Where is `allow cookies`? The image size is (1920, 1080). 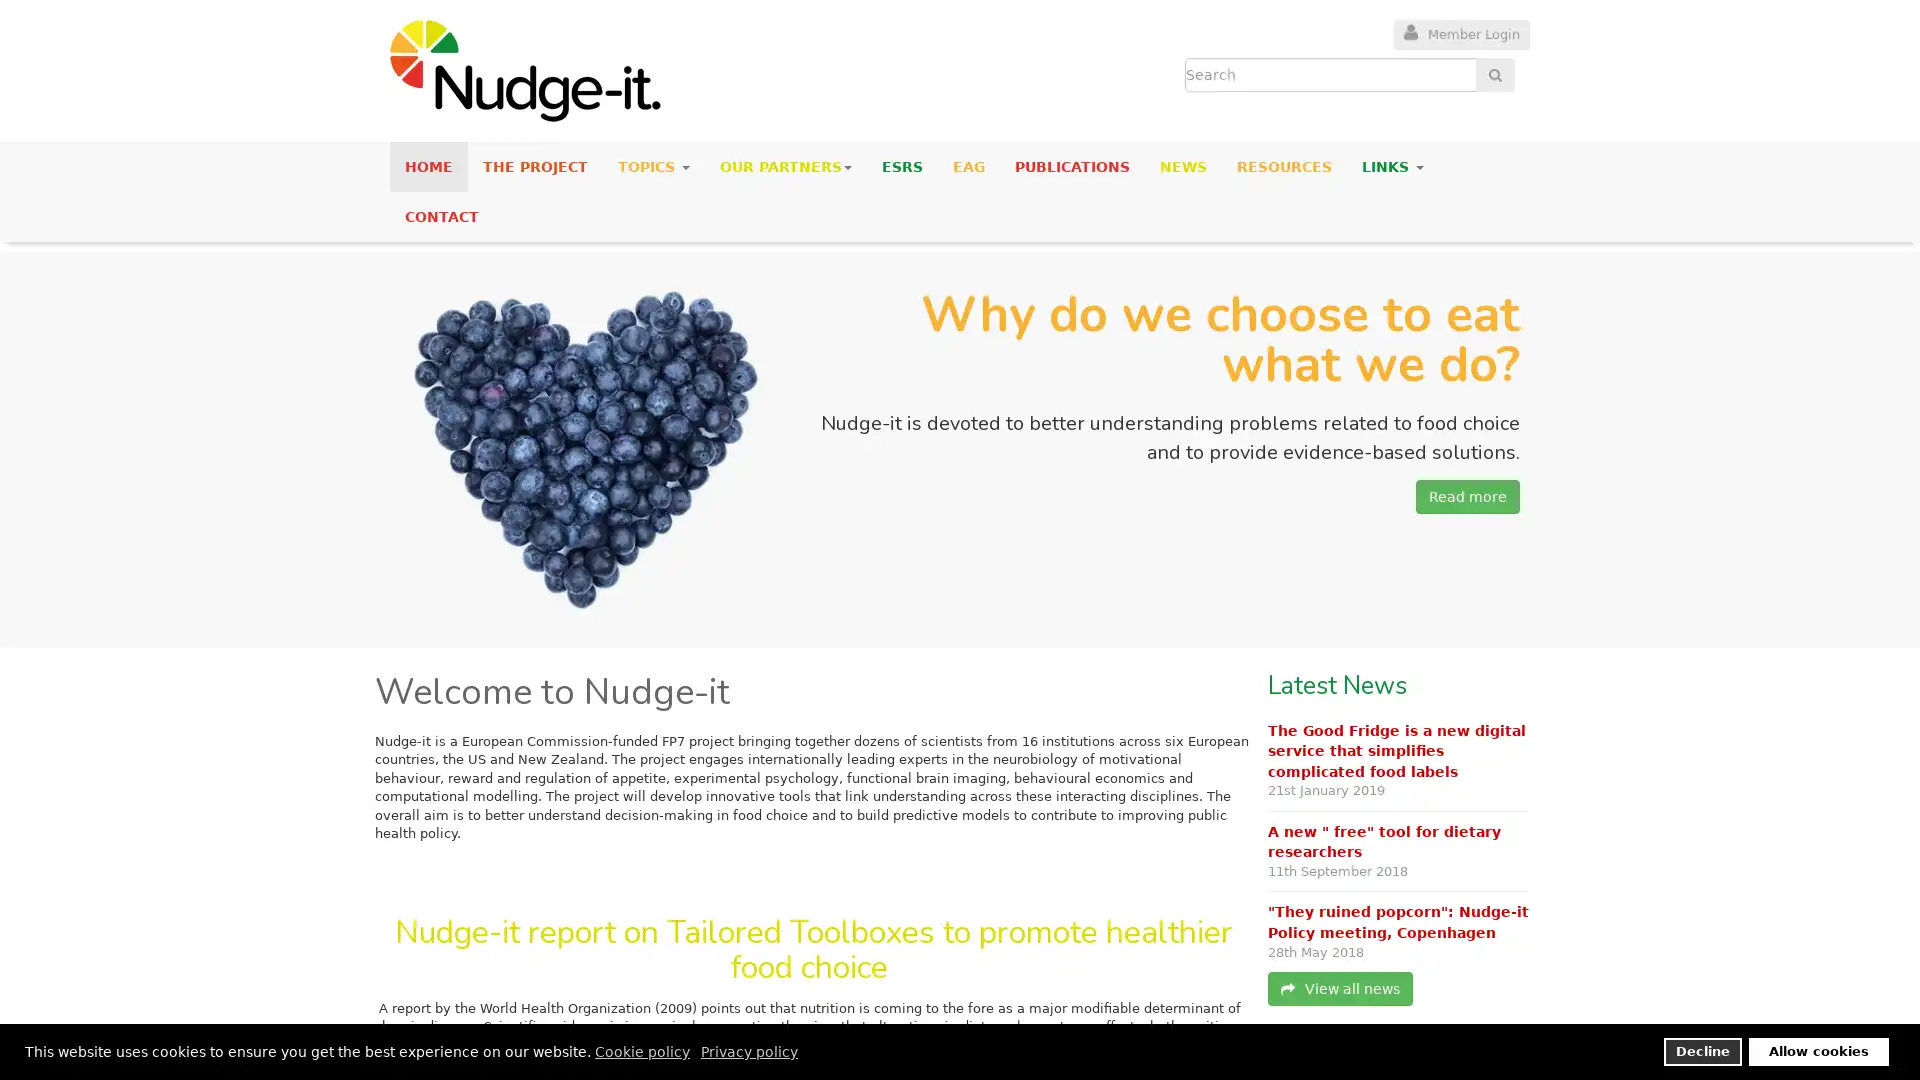
allow cookies is located at coordinates (1818, 1050).